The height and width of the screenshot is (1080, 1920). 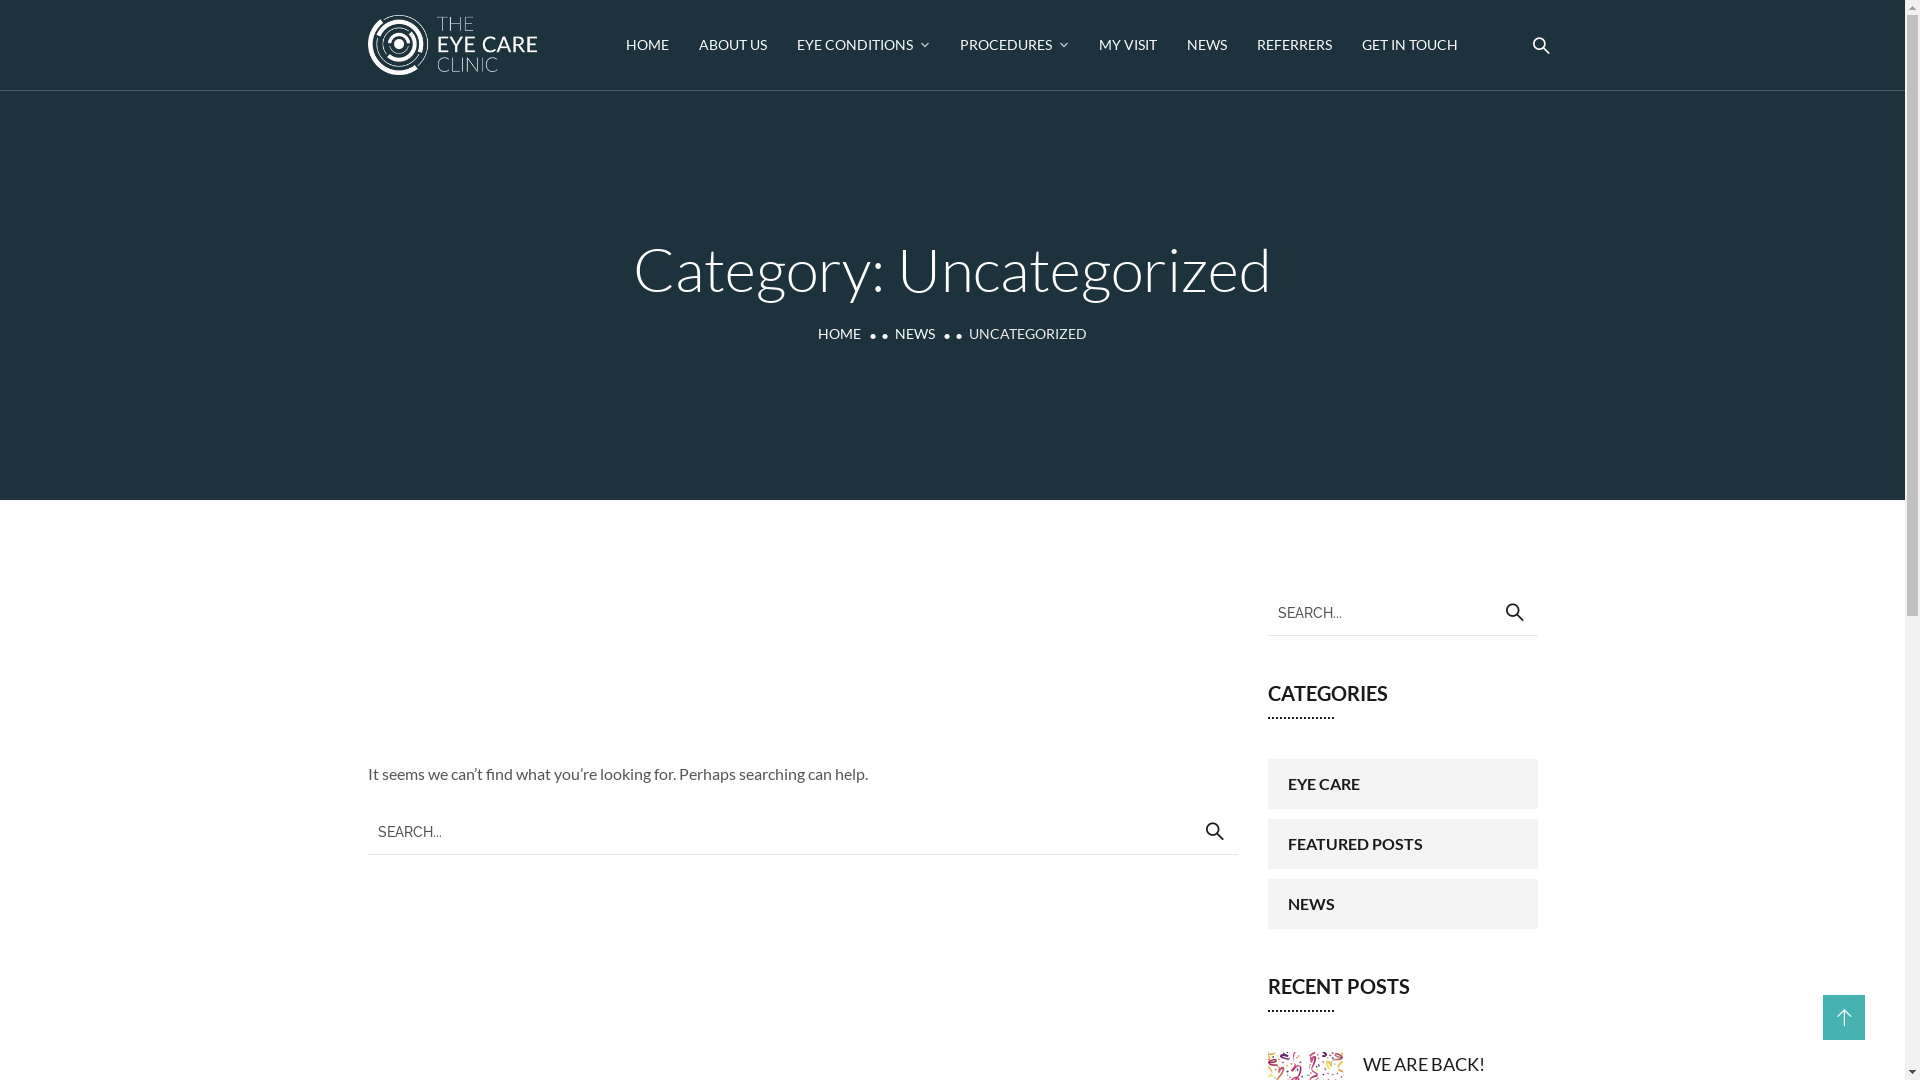 What do you see at coordinates (1294, 45) in the screenshot?
I see `'REFERRERS'` at bounding box center [1294, 45].